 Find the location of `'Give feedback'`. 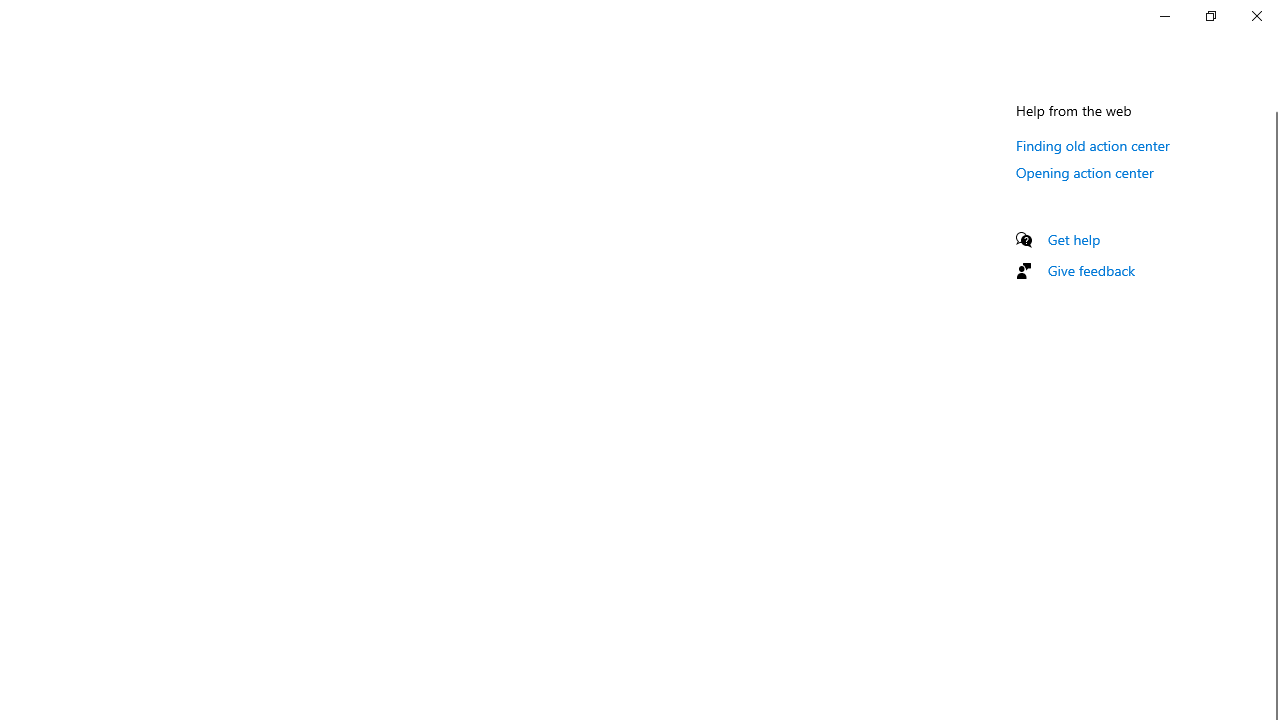

'Give feedback' is located at coordinates (1090, 270).